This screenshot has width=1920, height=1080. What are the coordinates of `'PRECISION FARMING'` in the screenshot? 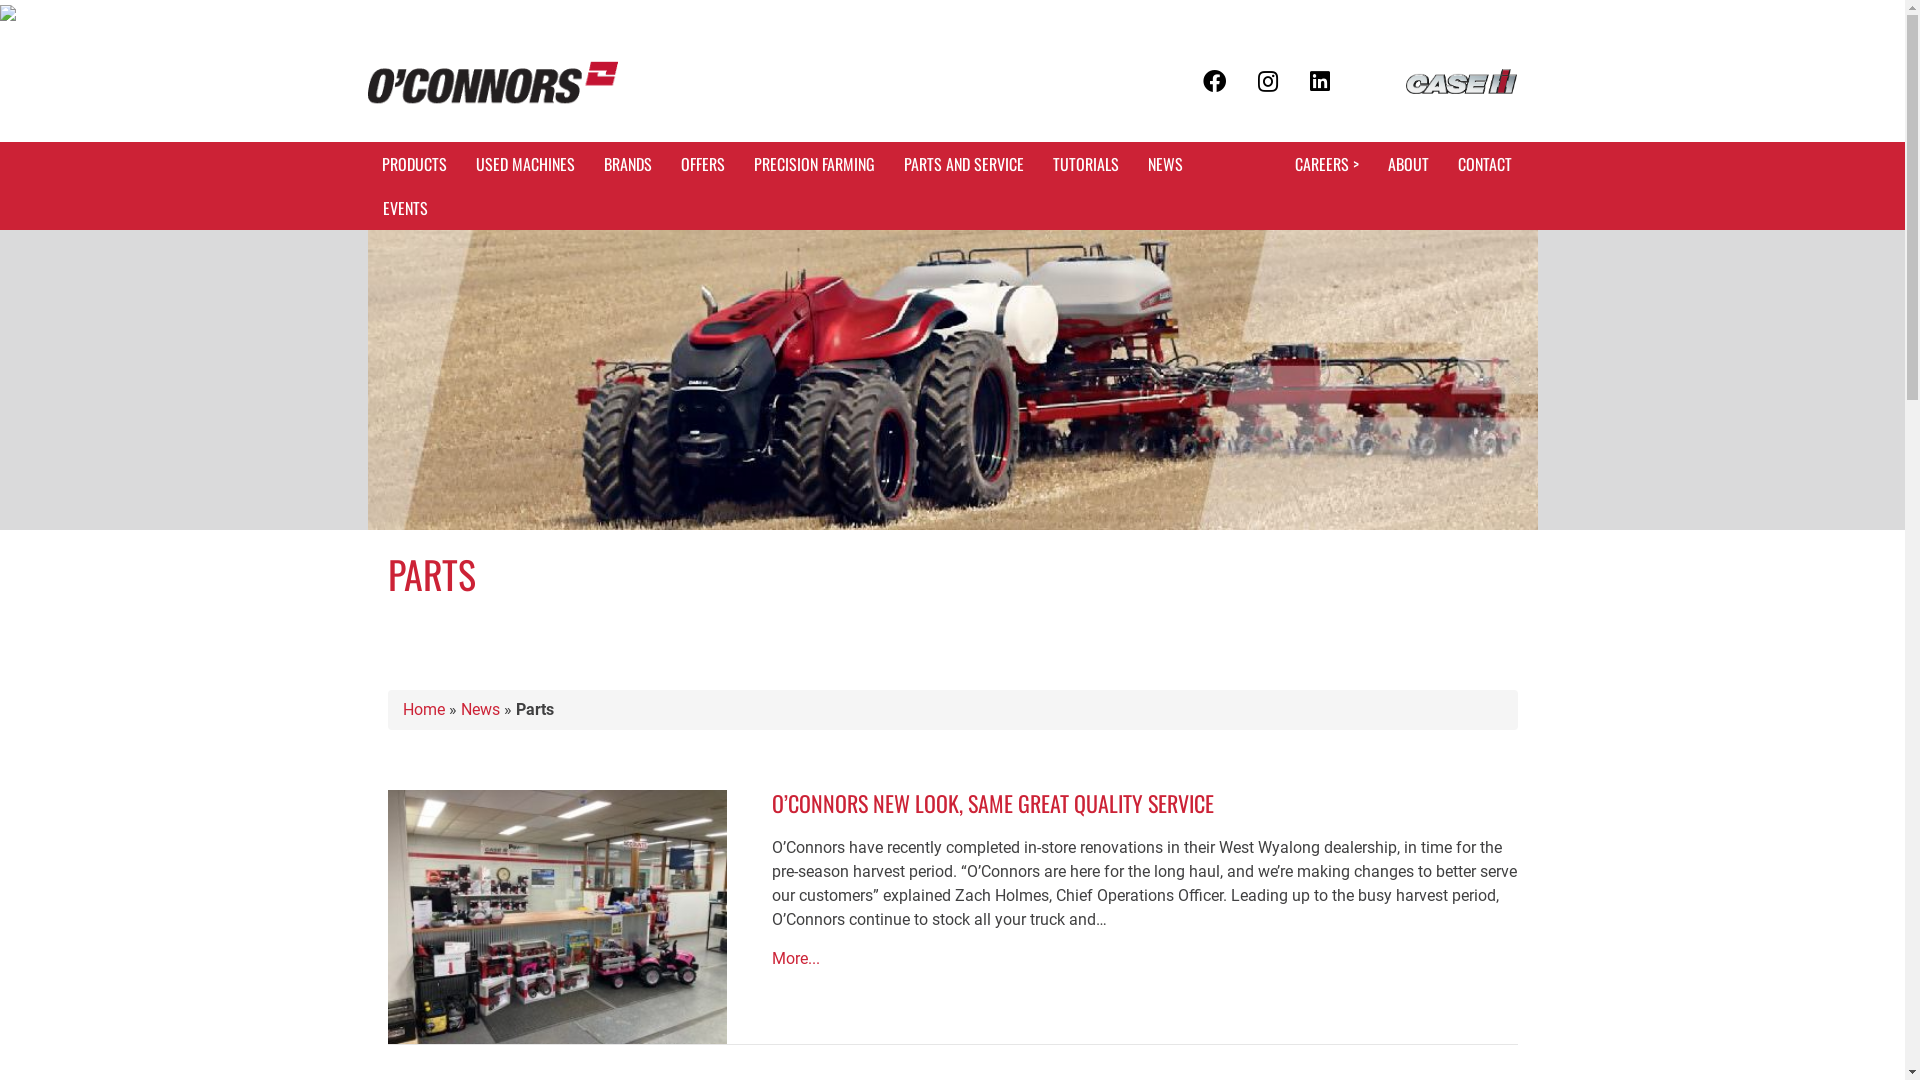 It's located at (738, 163).